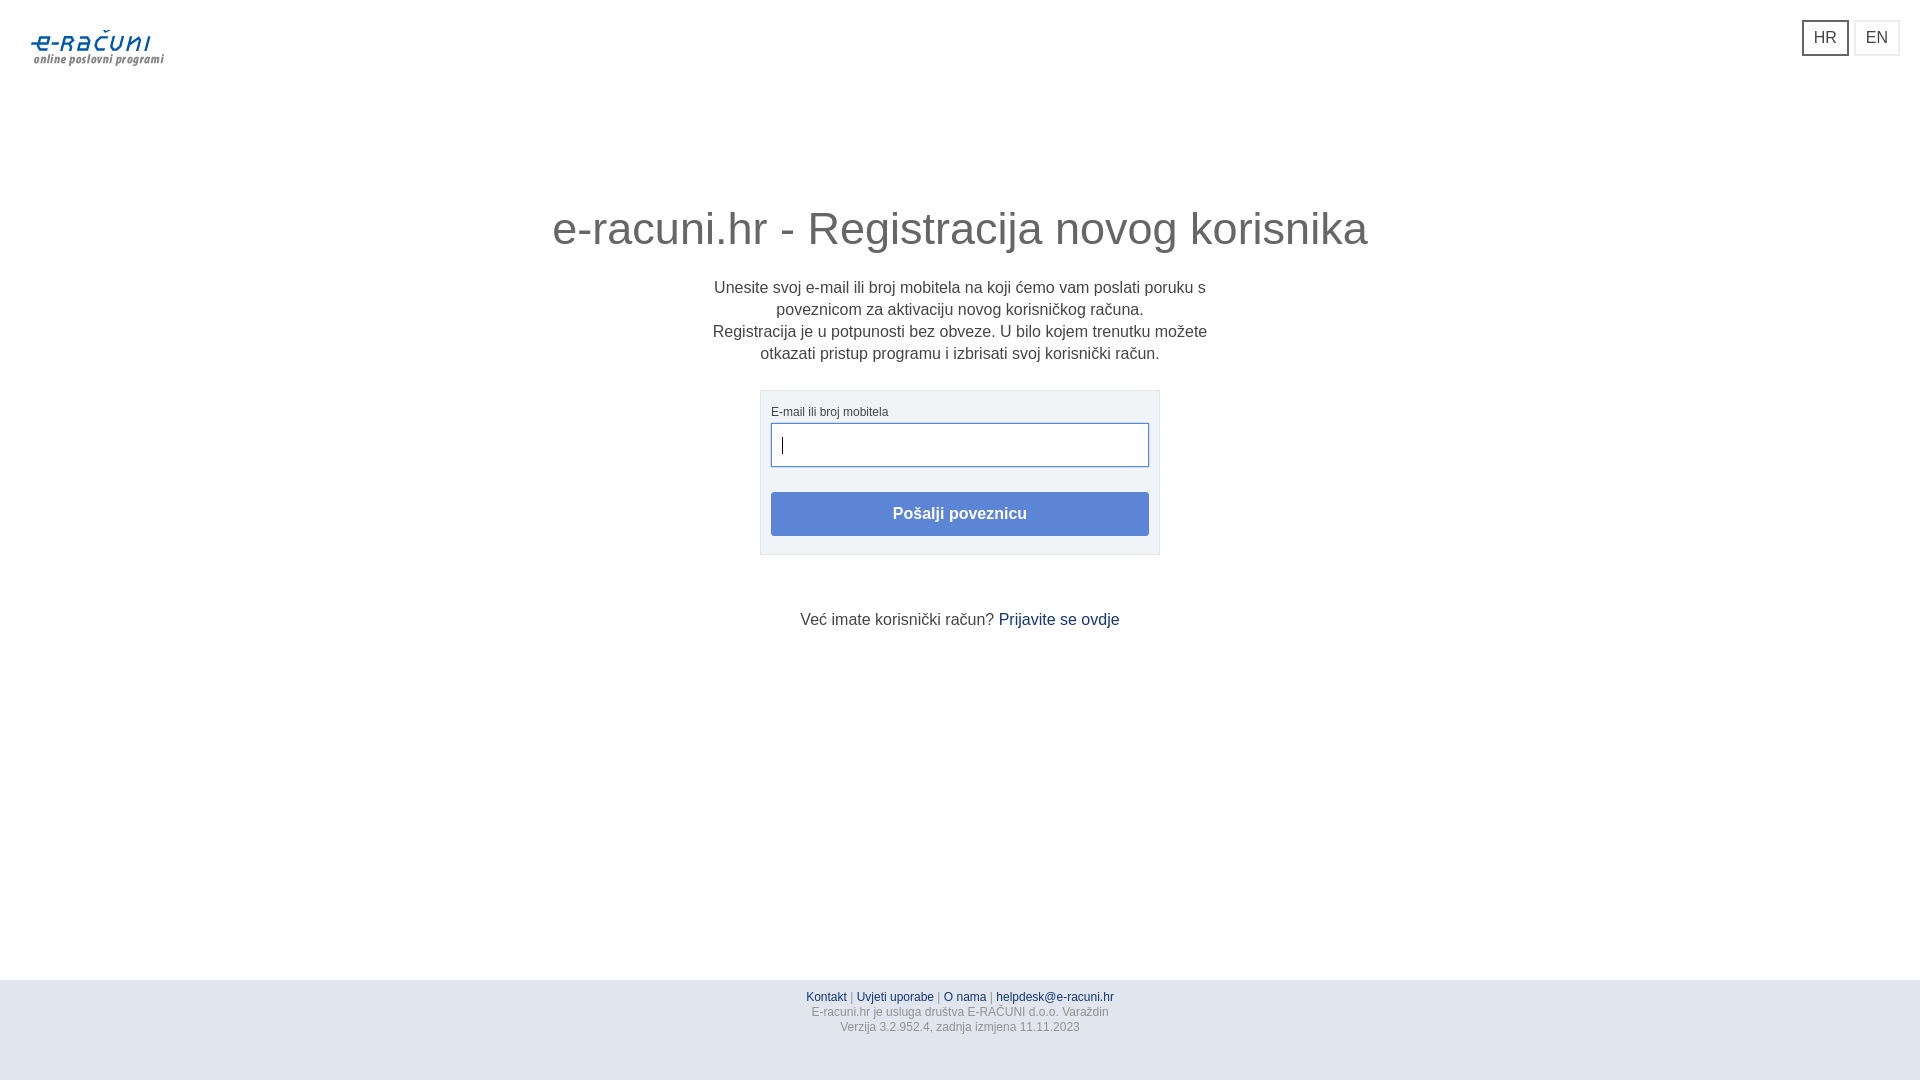  I want to click on 'Prijavite se ovdje', so click(1058, 618).